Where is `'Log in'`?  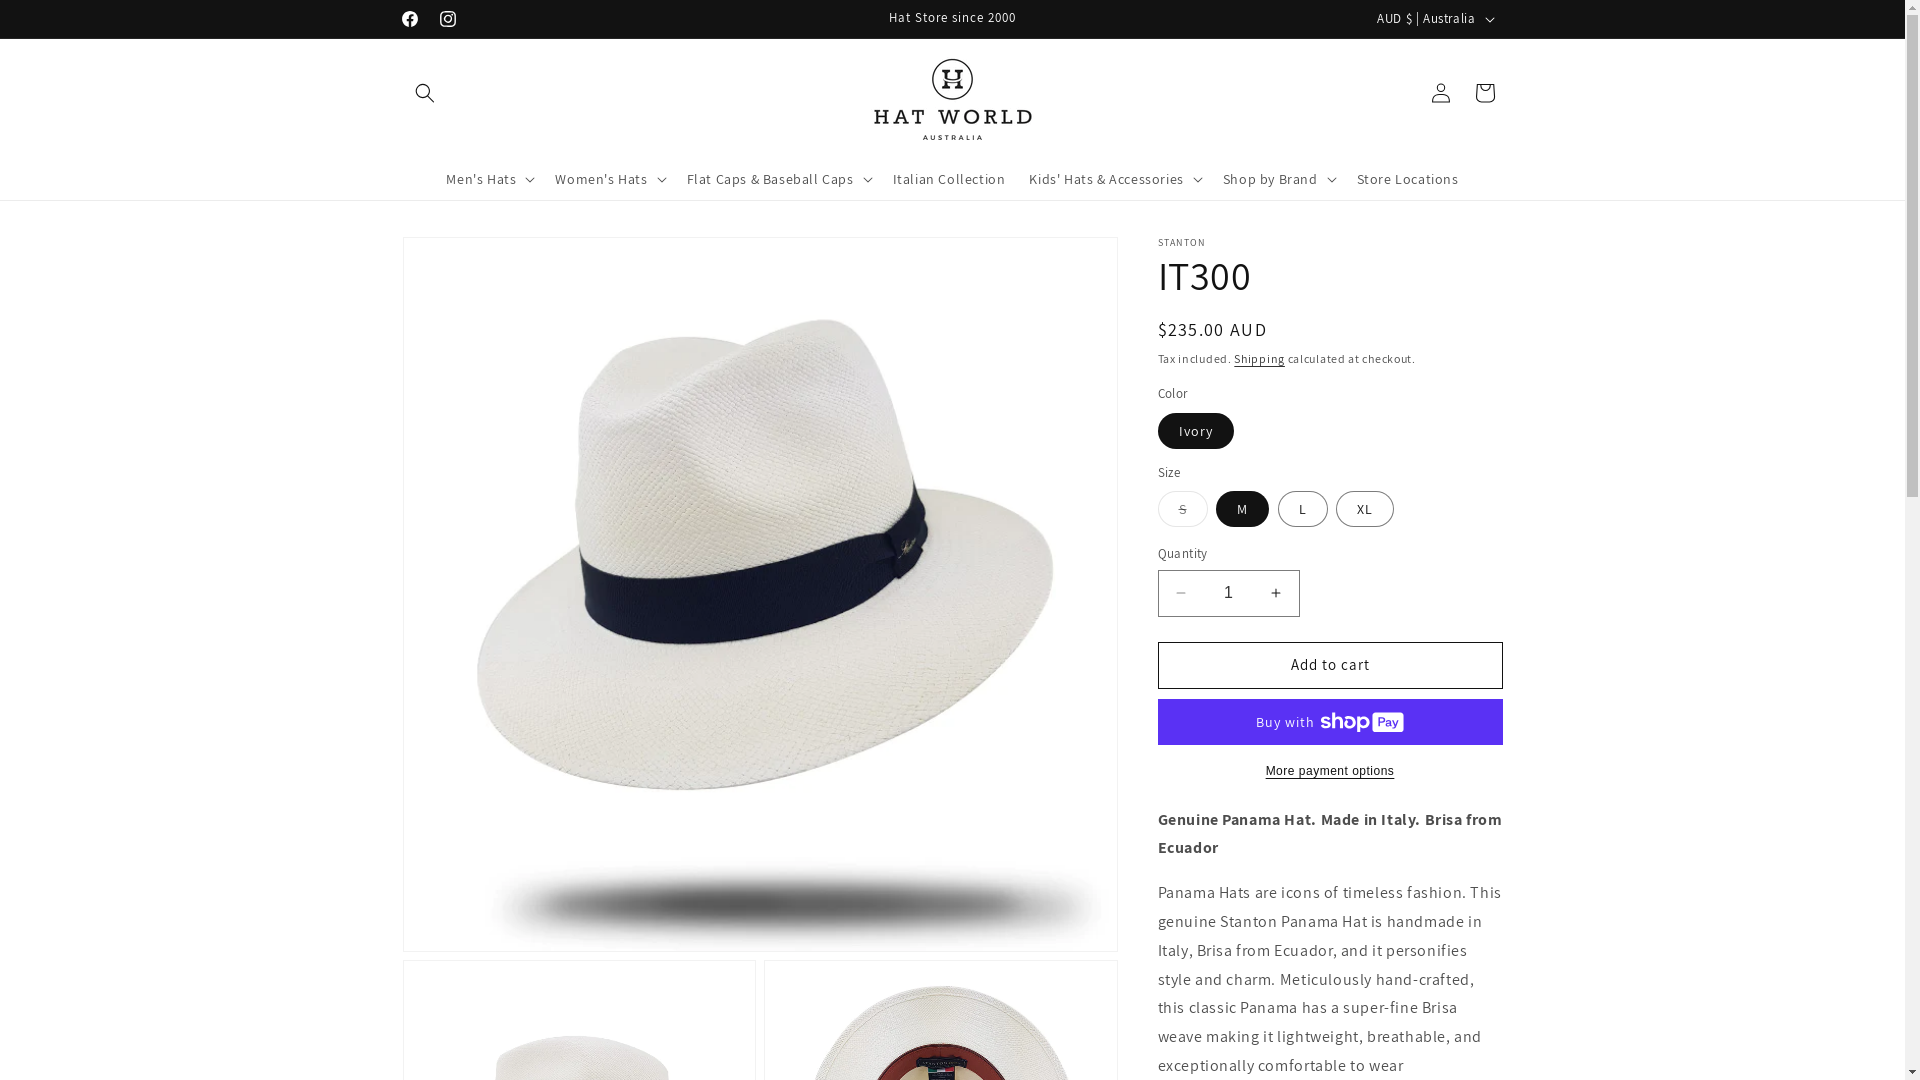
'Log in' is located at coordinates (1440, 92).